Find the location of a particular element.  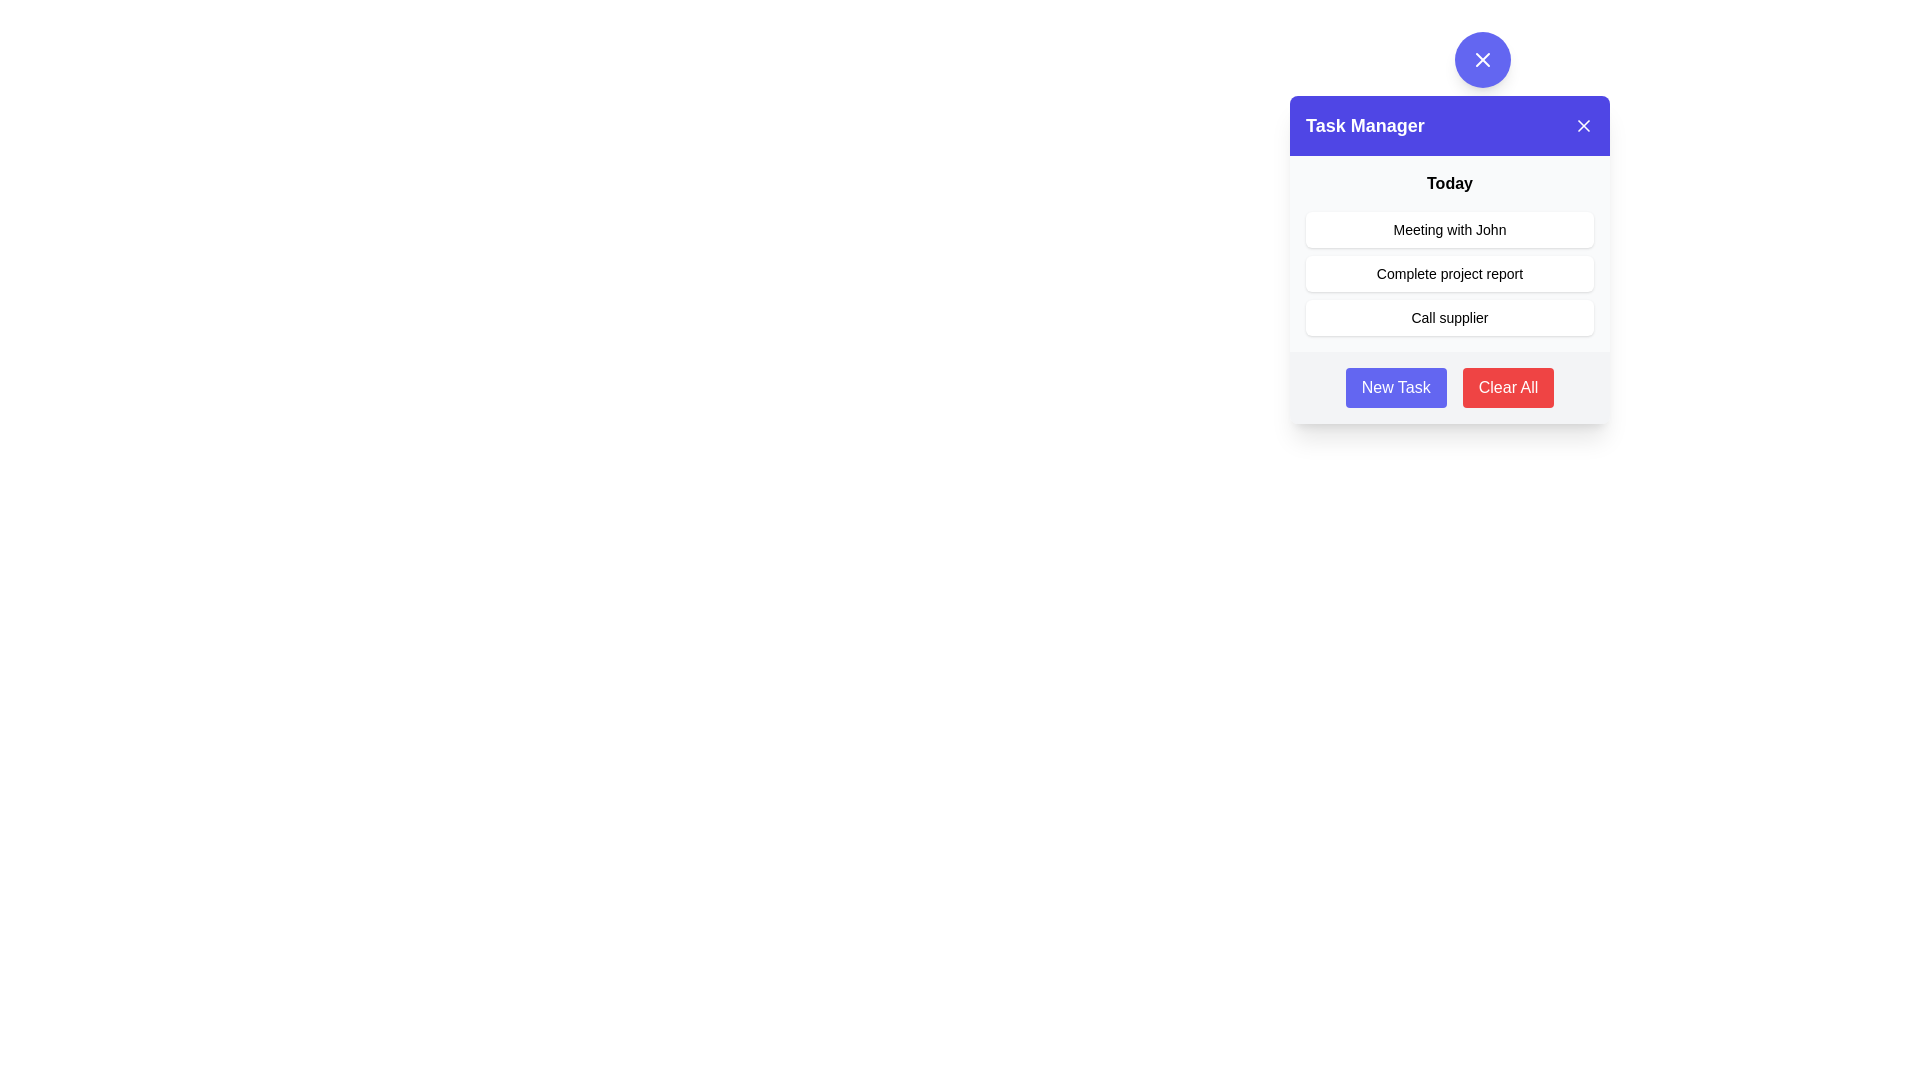

an individual list item in the 'Today' task list of the 'Task Manager' dialog box is located at coordinates (1449, 273).